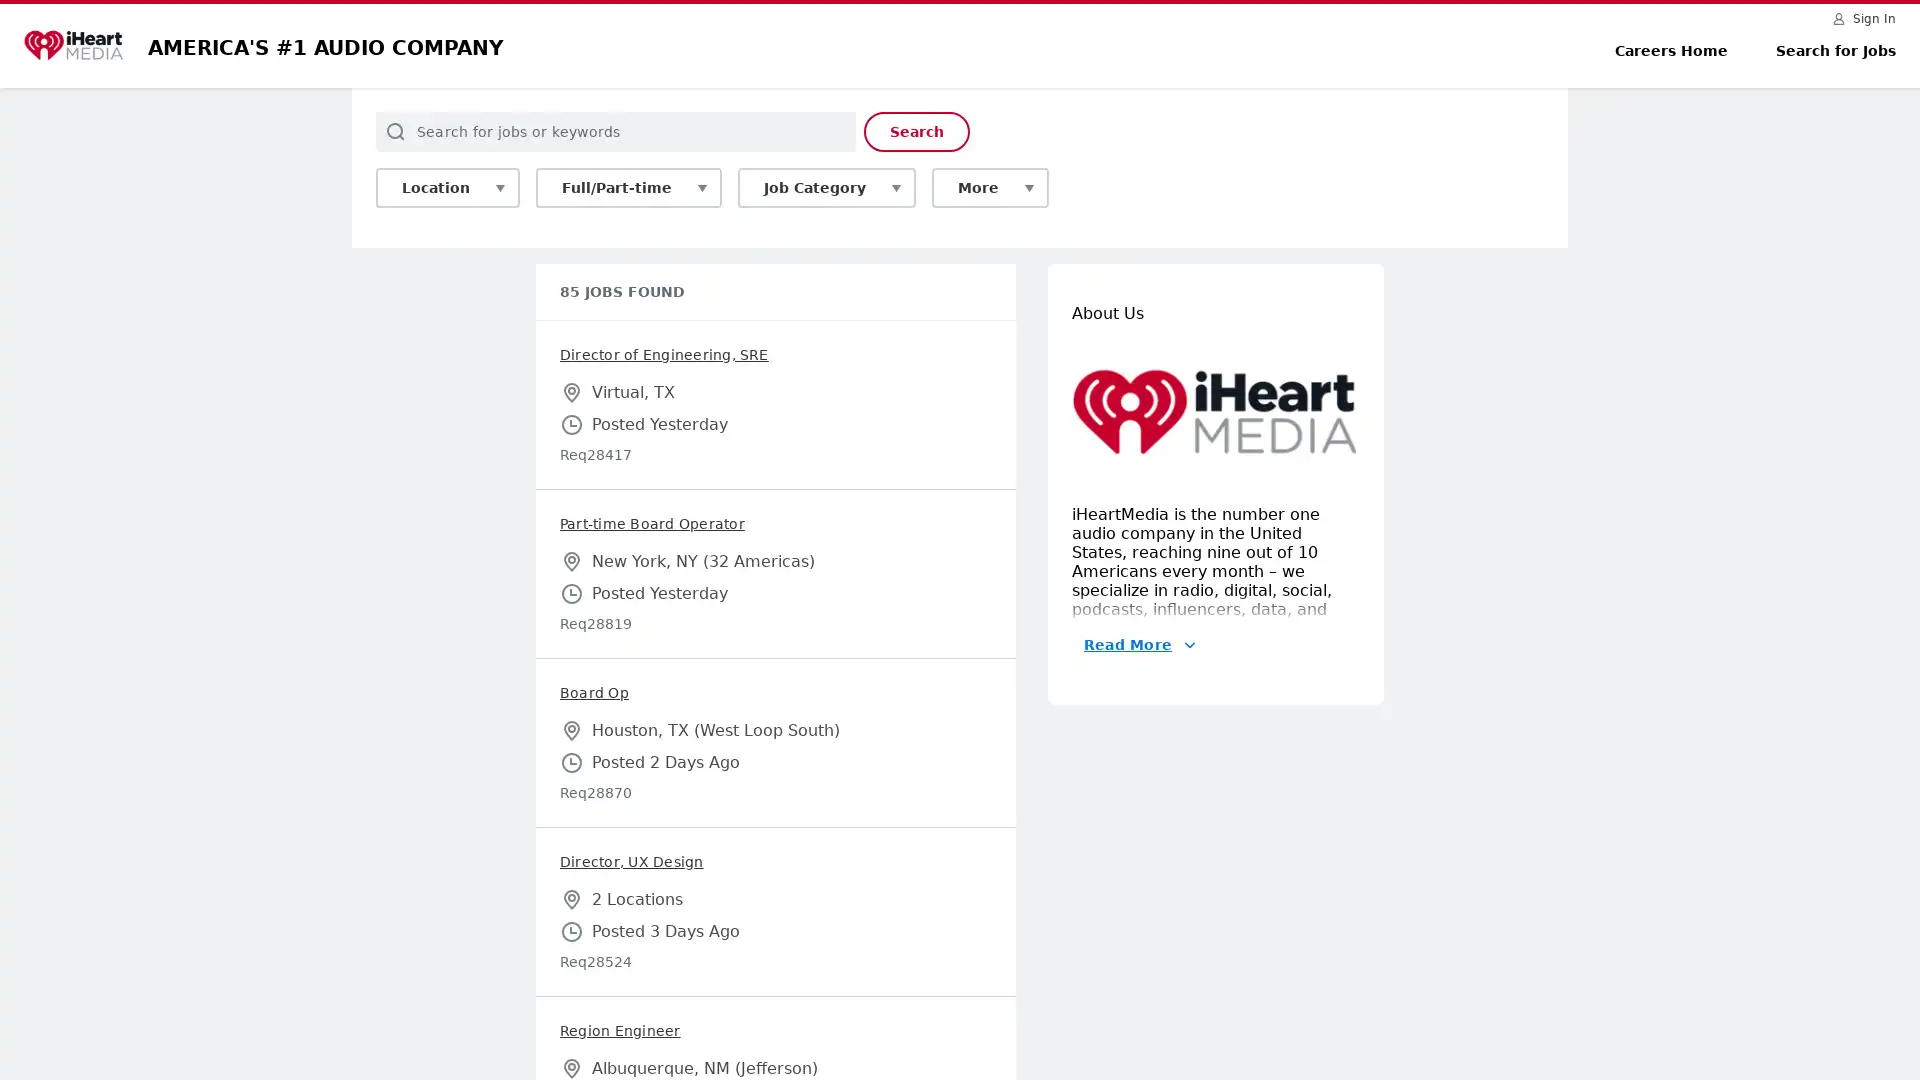  I want to click on Full/Part-time, so click(605, 558).